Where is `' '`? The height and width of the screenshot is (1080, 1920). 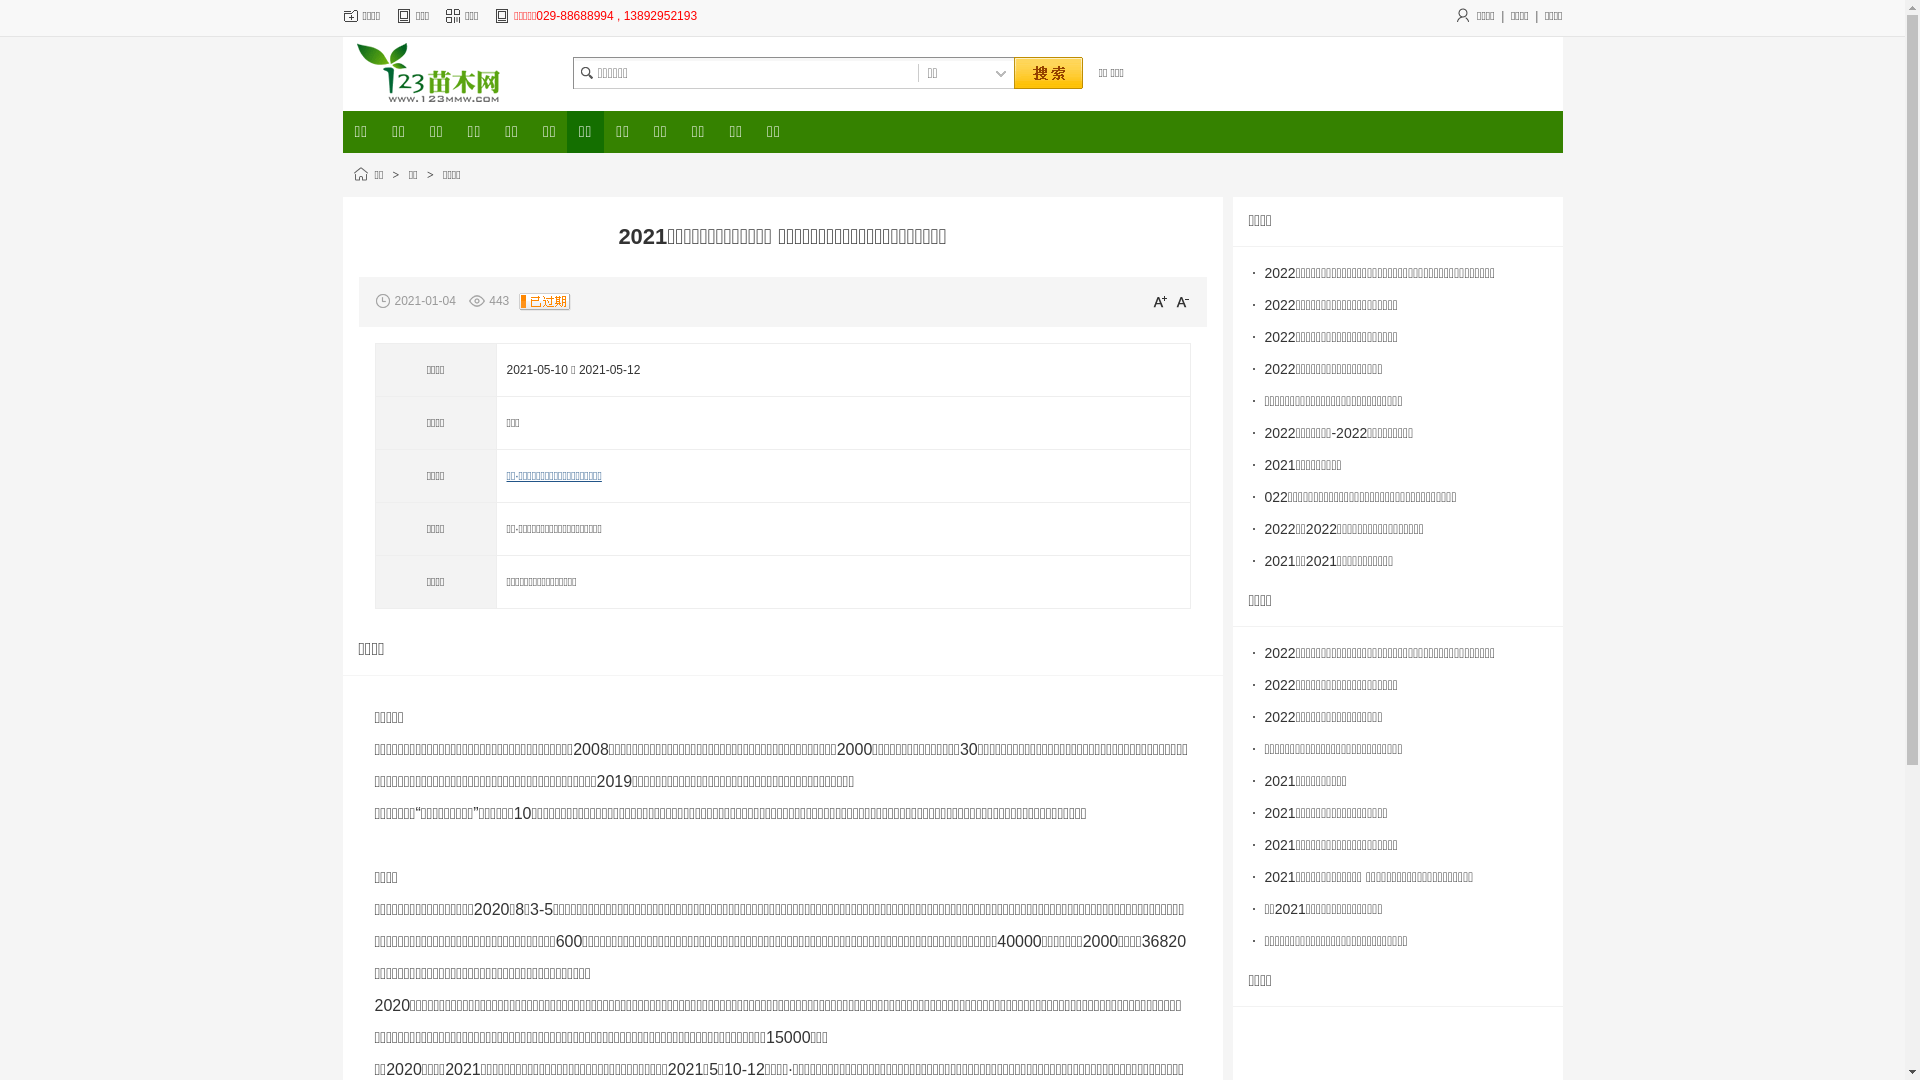 ' ' is located at coordinates (1045, 73).